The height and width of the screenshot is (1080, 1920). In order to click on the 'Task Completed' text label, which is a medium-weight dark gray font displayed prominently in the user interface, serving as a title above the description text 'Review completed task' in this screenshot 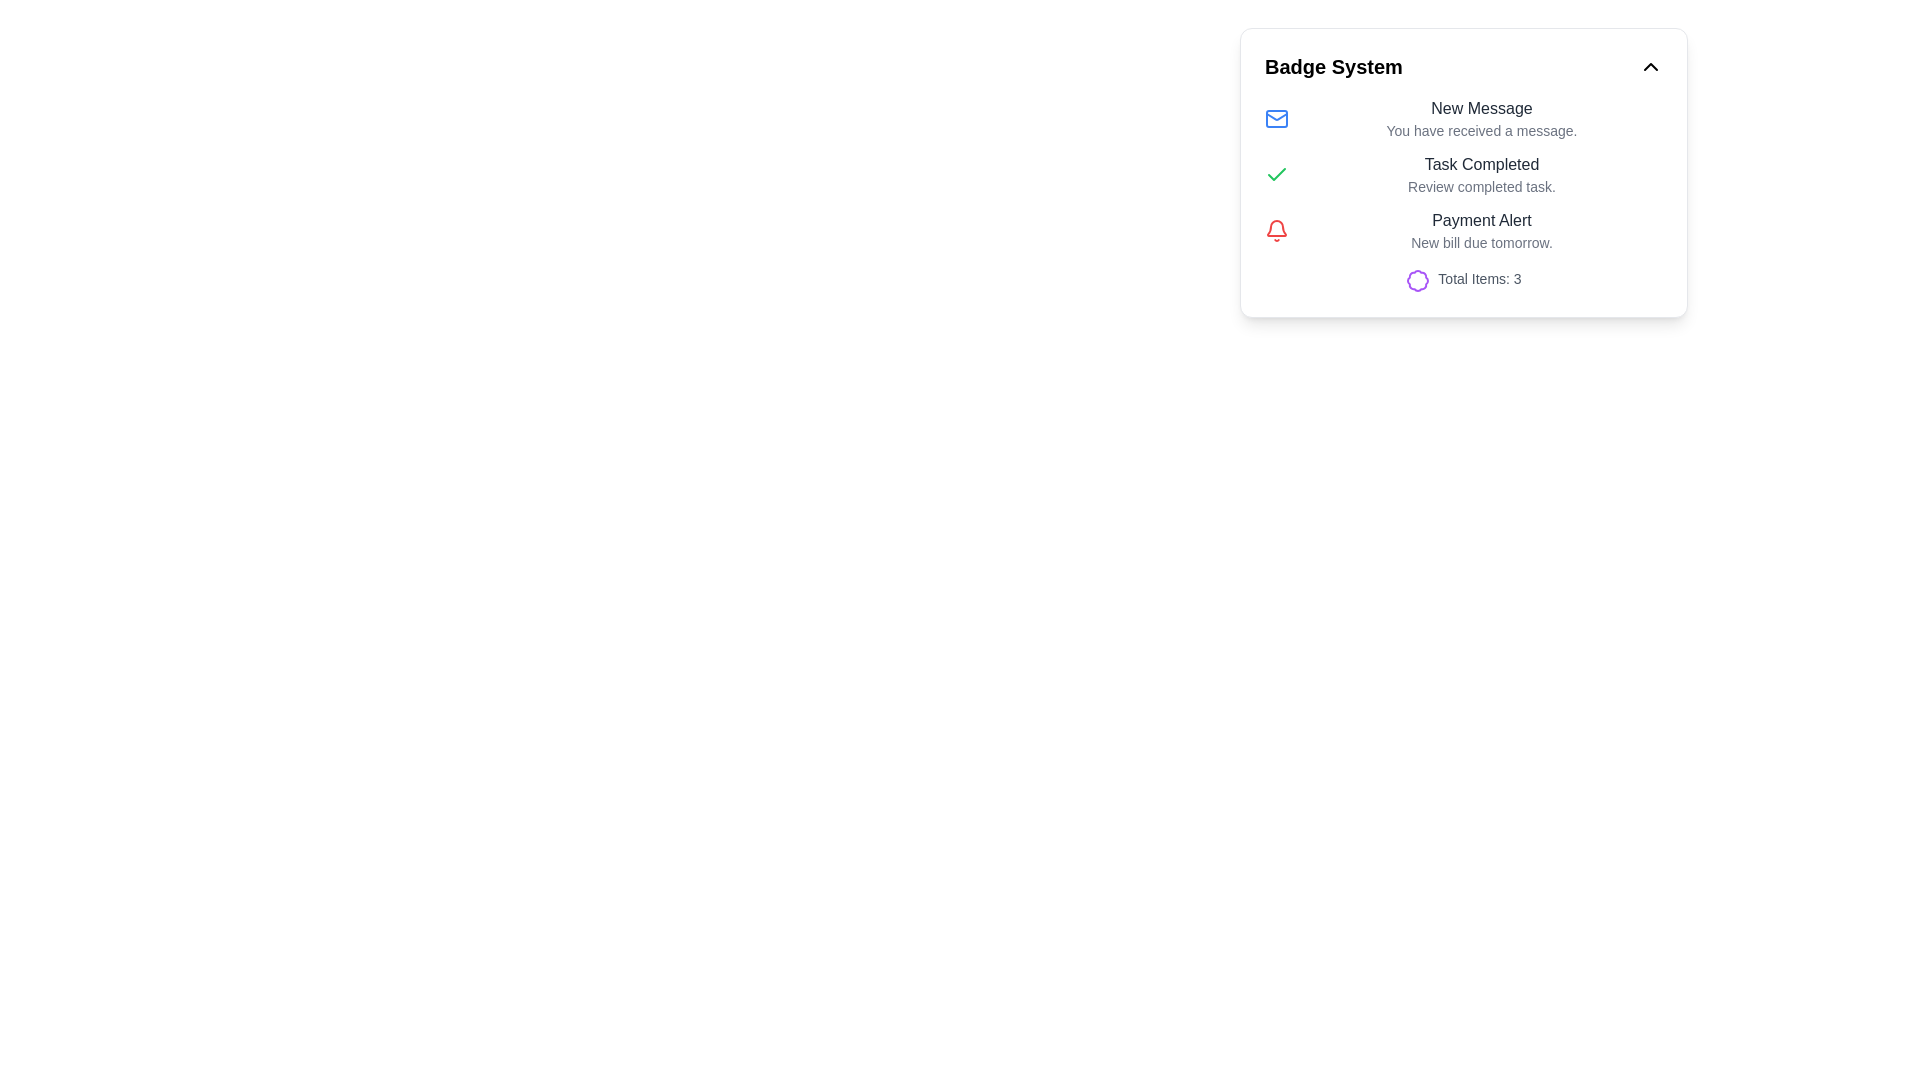, I will do `click(1482, 164)`.